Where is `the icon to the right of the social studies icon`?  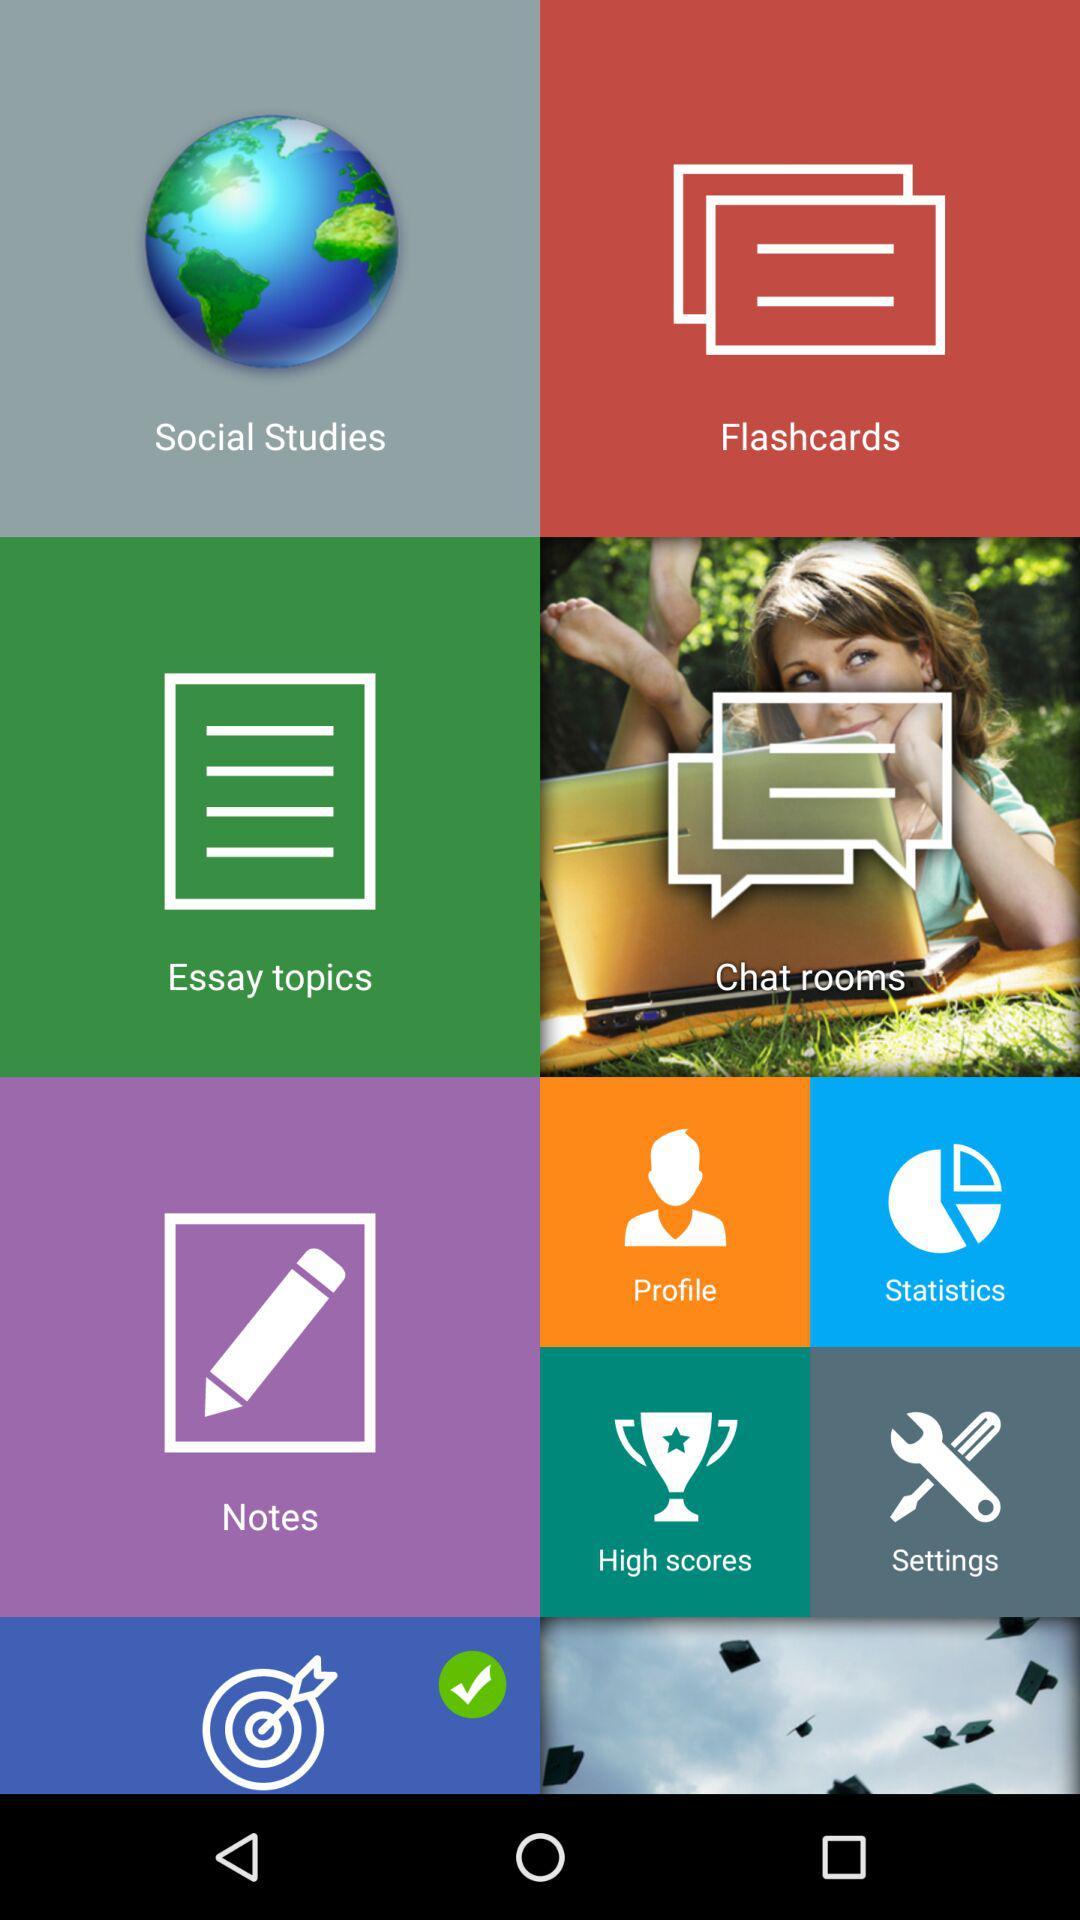
the icon to the right of the social studies icon is located at coordinates (810, 267).